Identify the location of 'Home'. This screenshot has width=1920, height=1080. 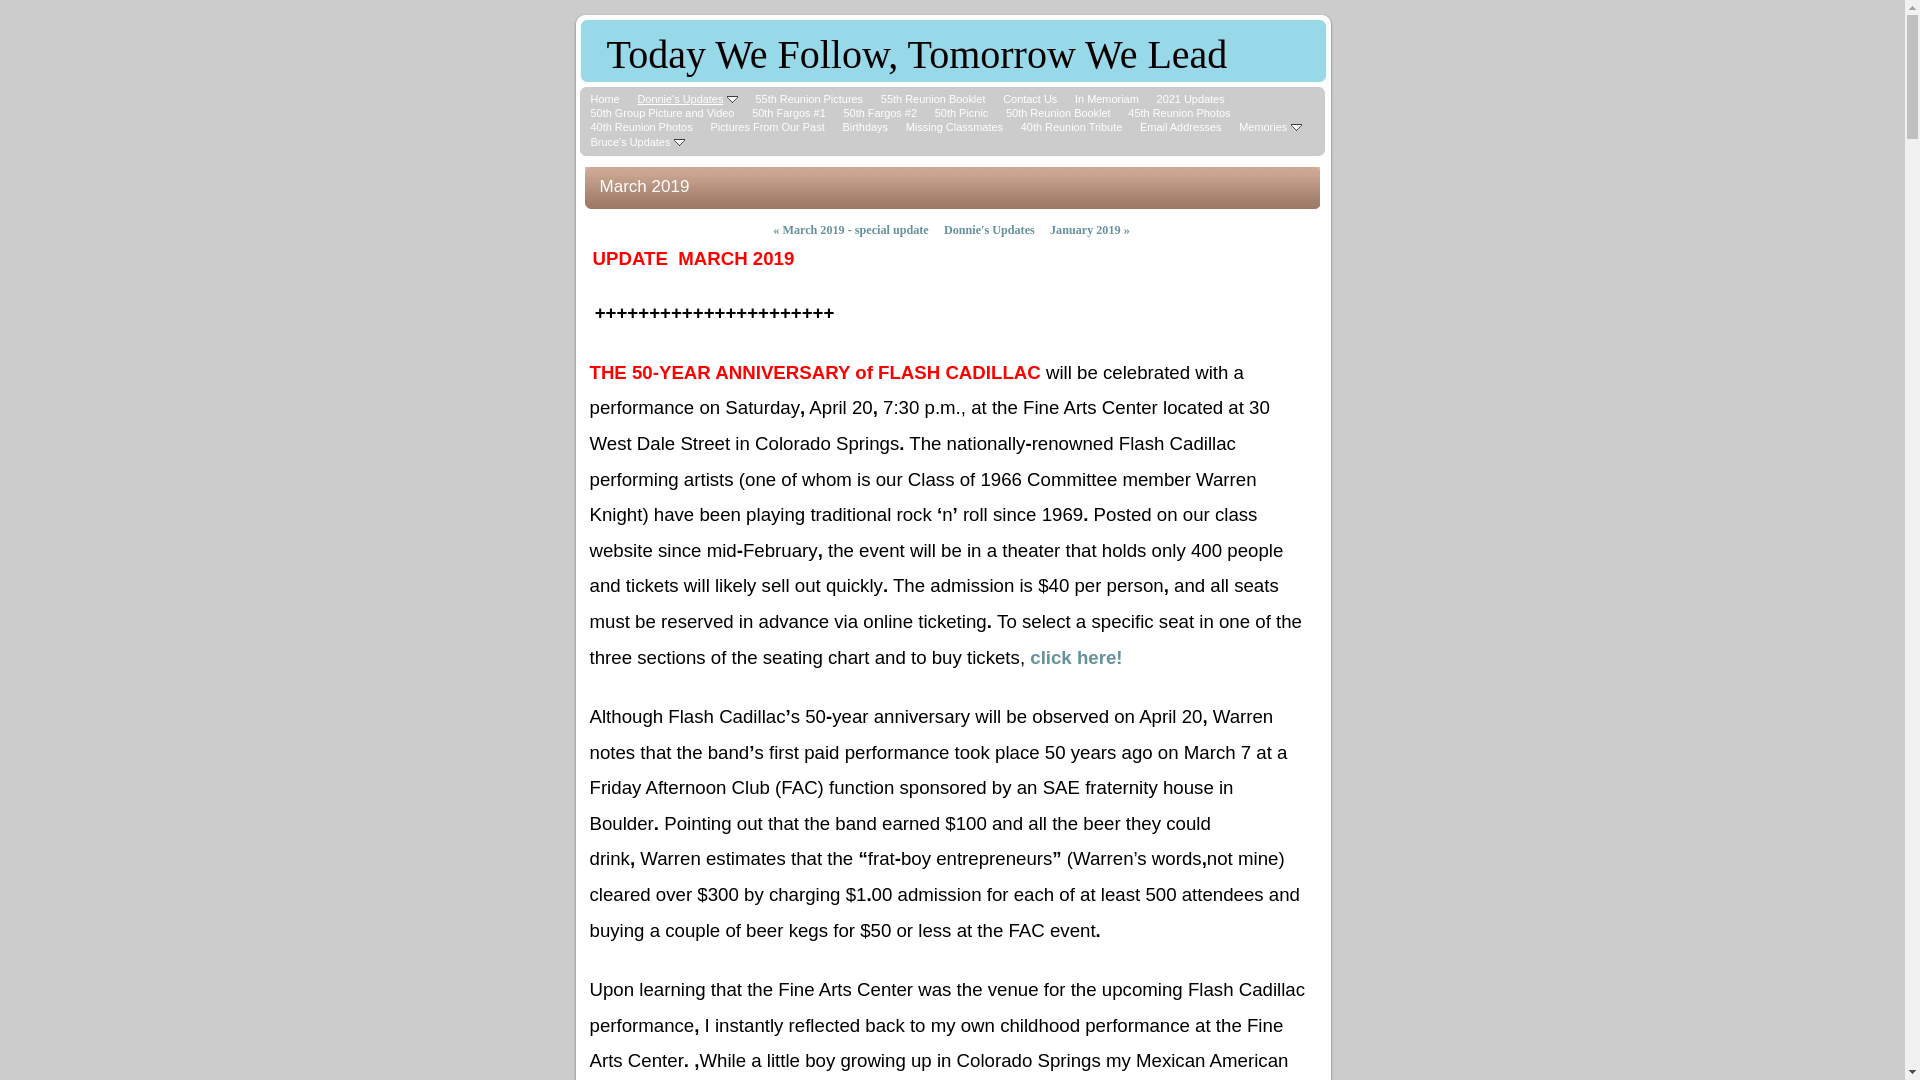
(603, 99).